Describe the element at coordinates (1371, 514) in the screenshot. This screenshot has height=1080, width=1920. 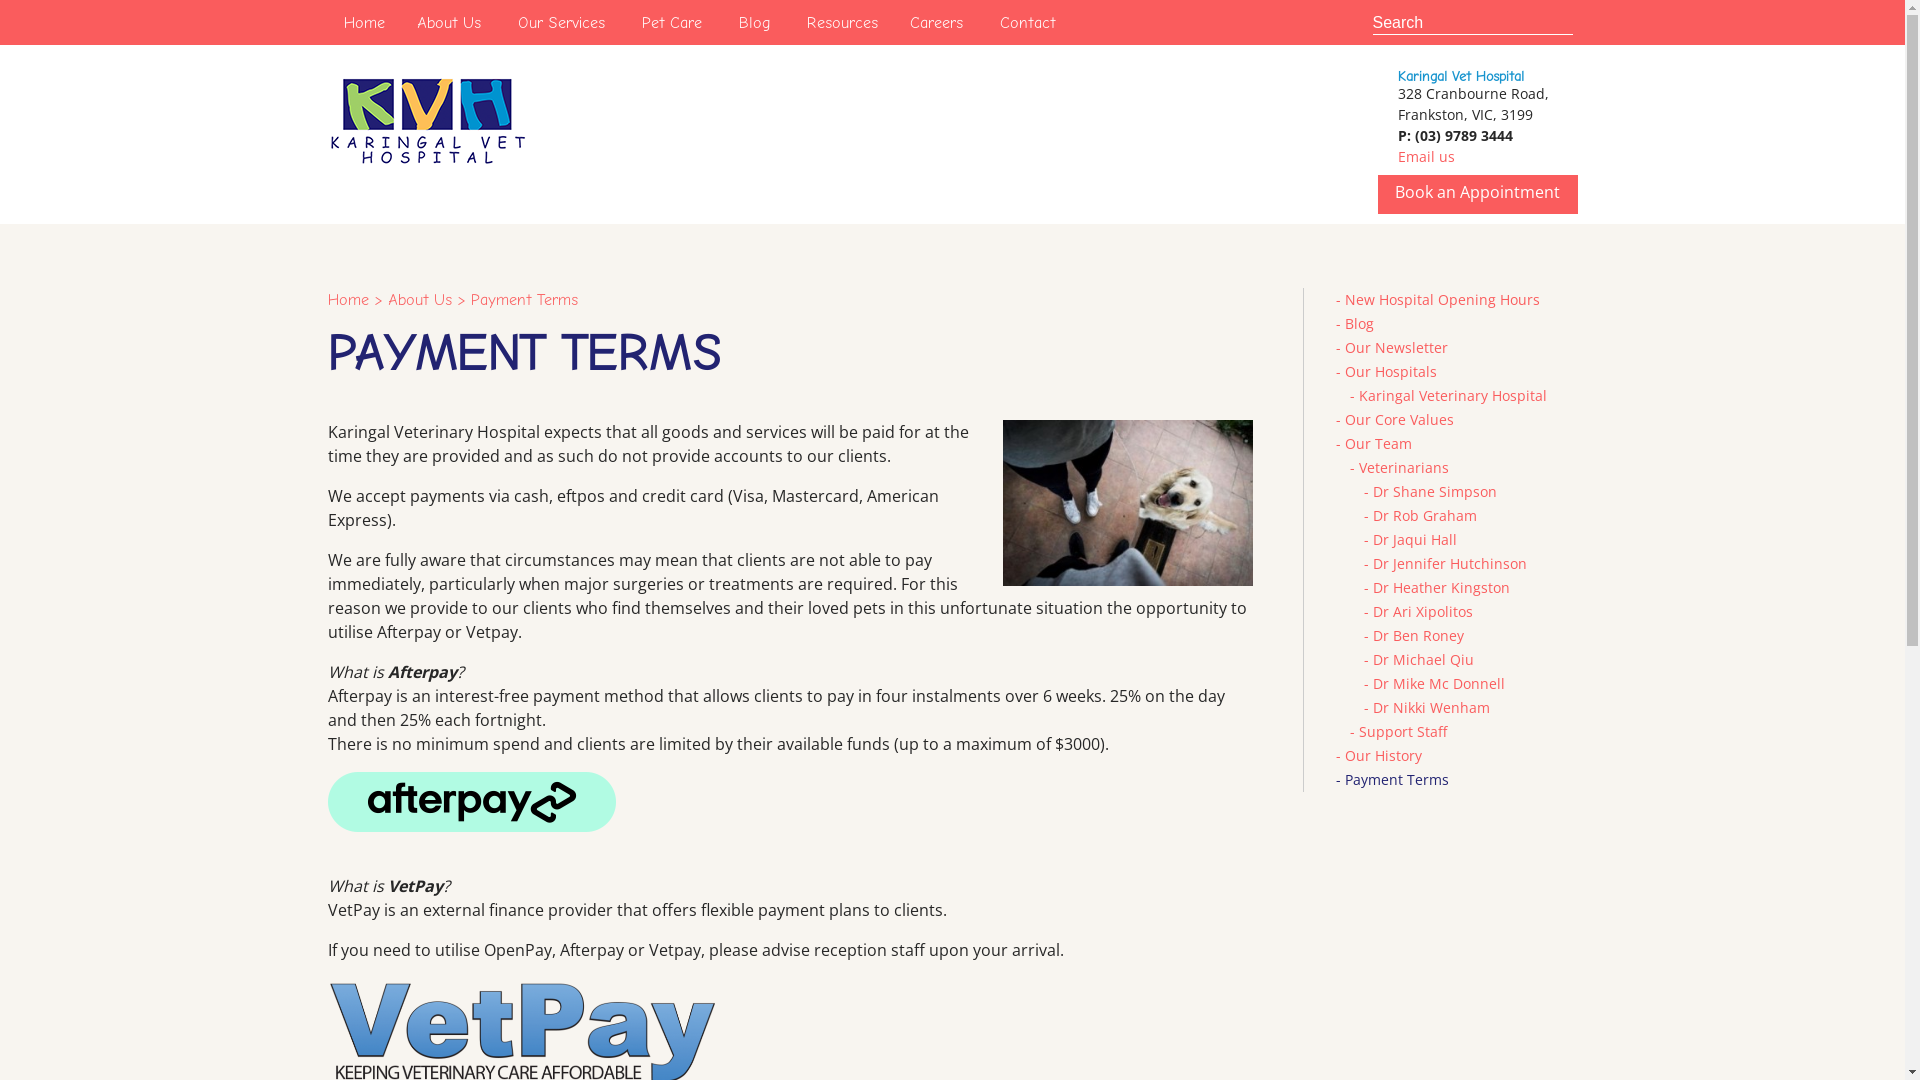
I see `'Dr Rob Graham'` at that location.